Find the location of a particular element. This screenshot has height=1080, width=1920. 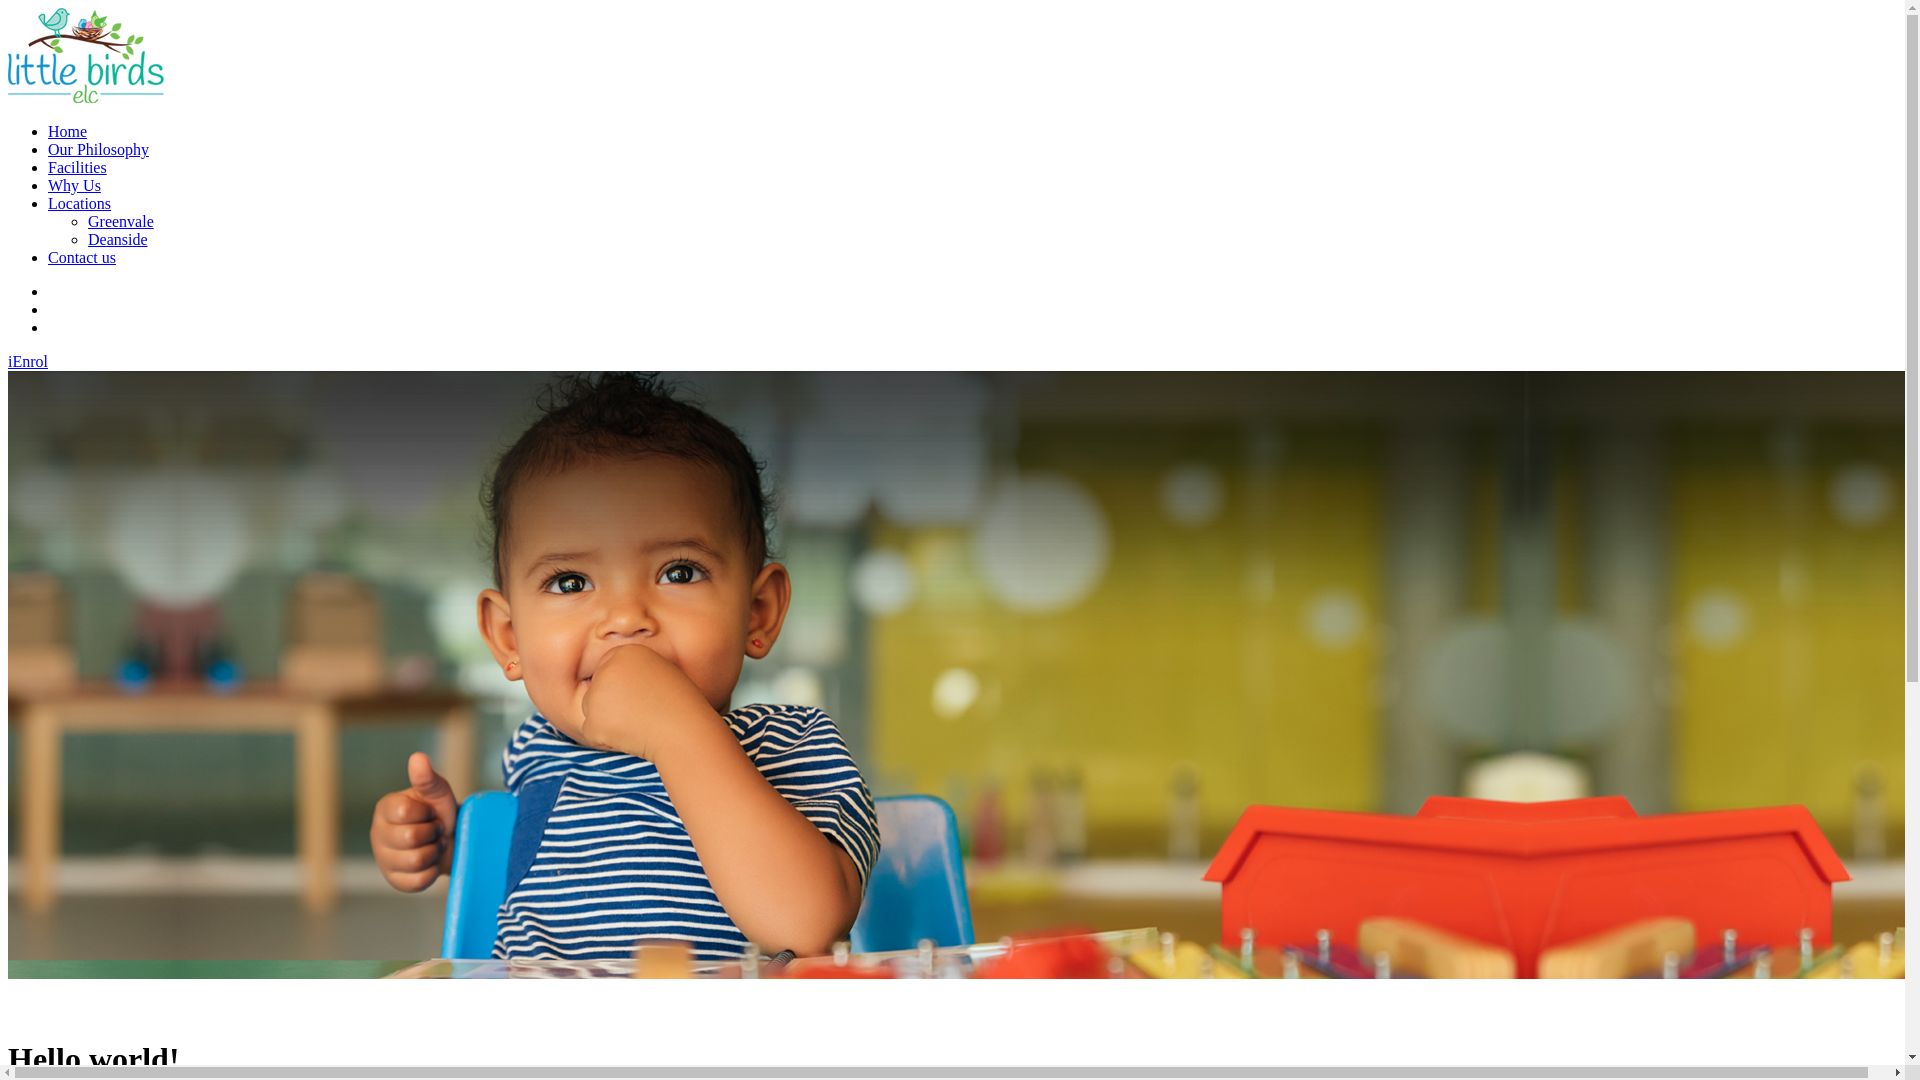

'Facilities' is located at coordinates (77, 166).